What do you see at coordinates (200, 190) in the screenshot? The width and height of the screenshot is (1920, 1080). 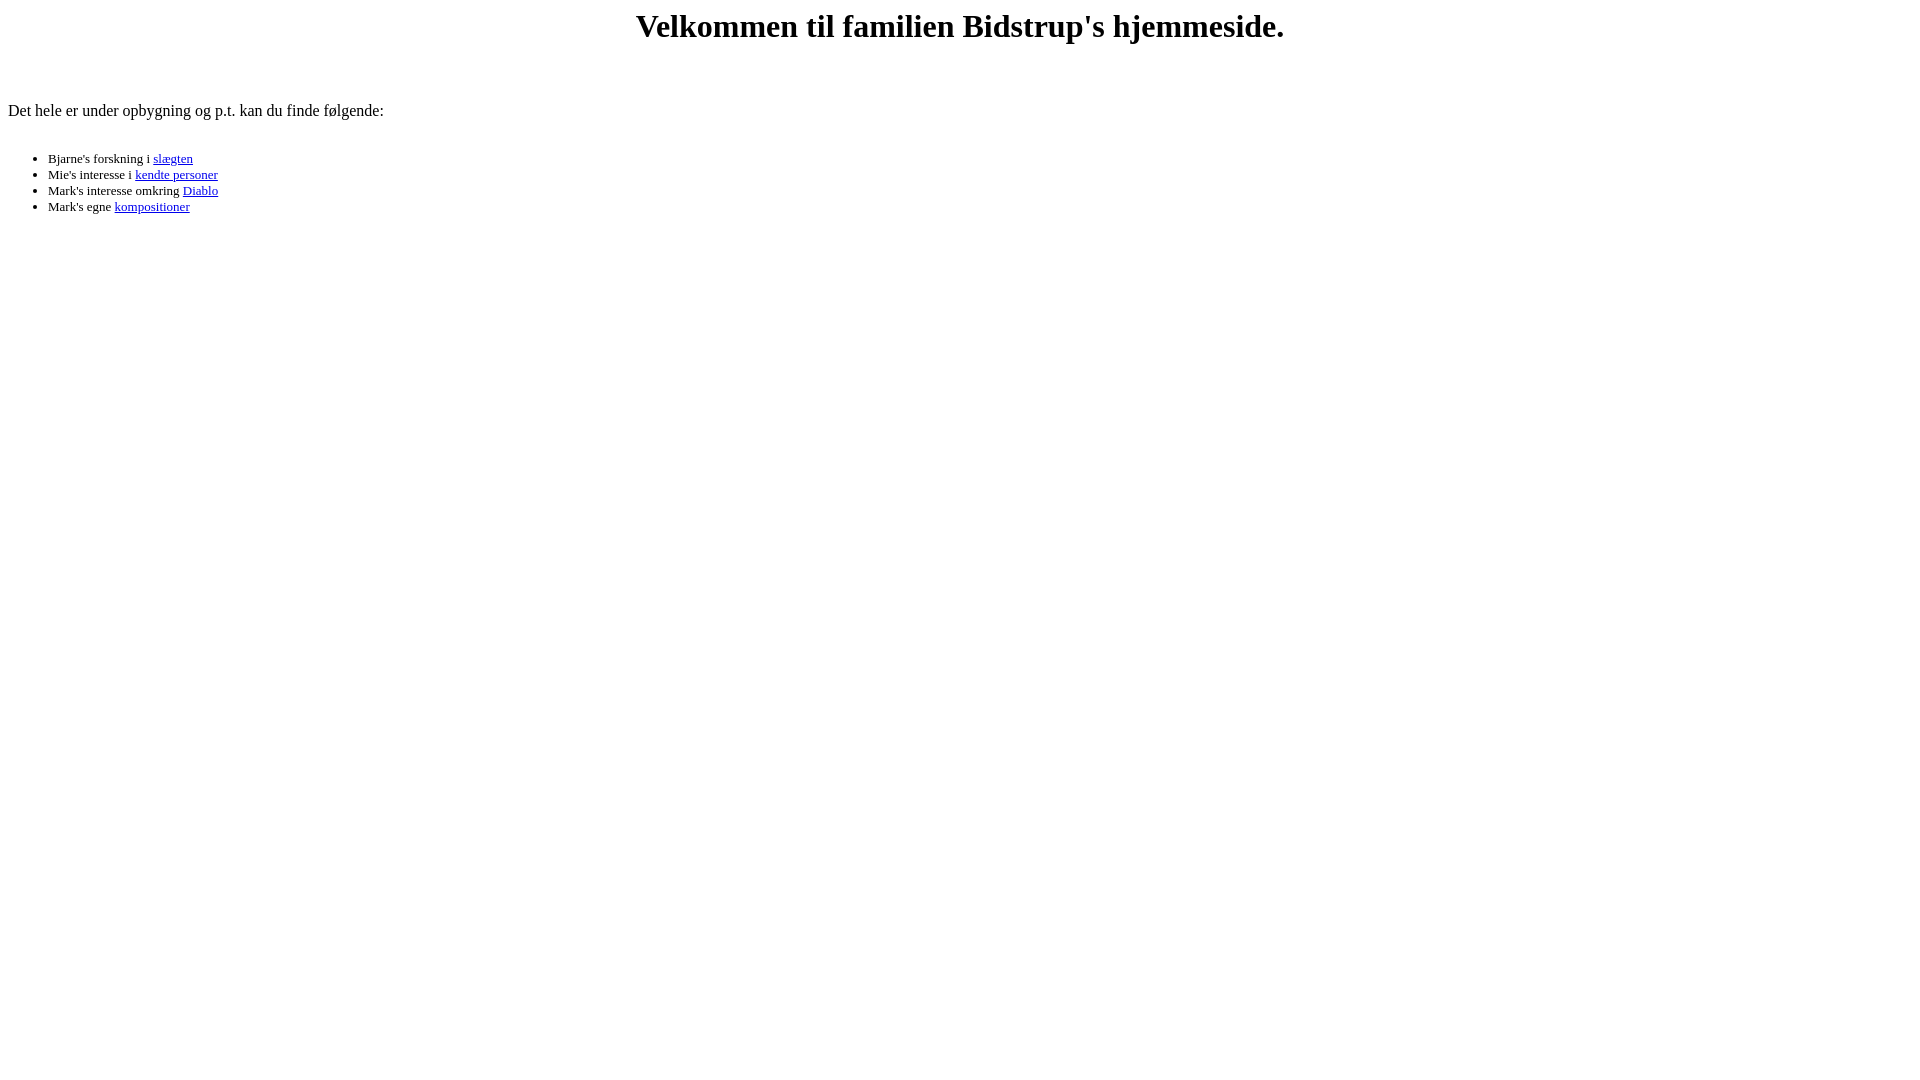 I see `'Diablo'` at bounding box center [200, 190].